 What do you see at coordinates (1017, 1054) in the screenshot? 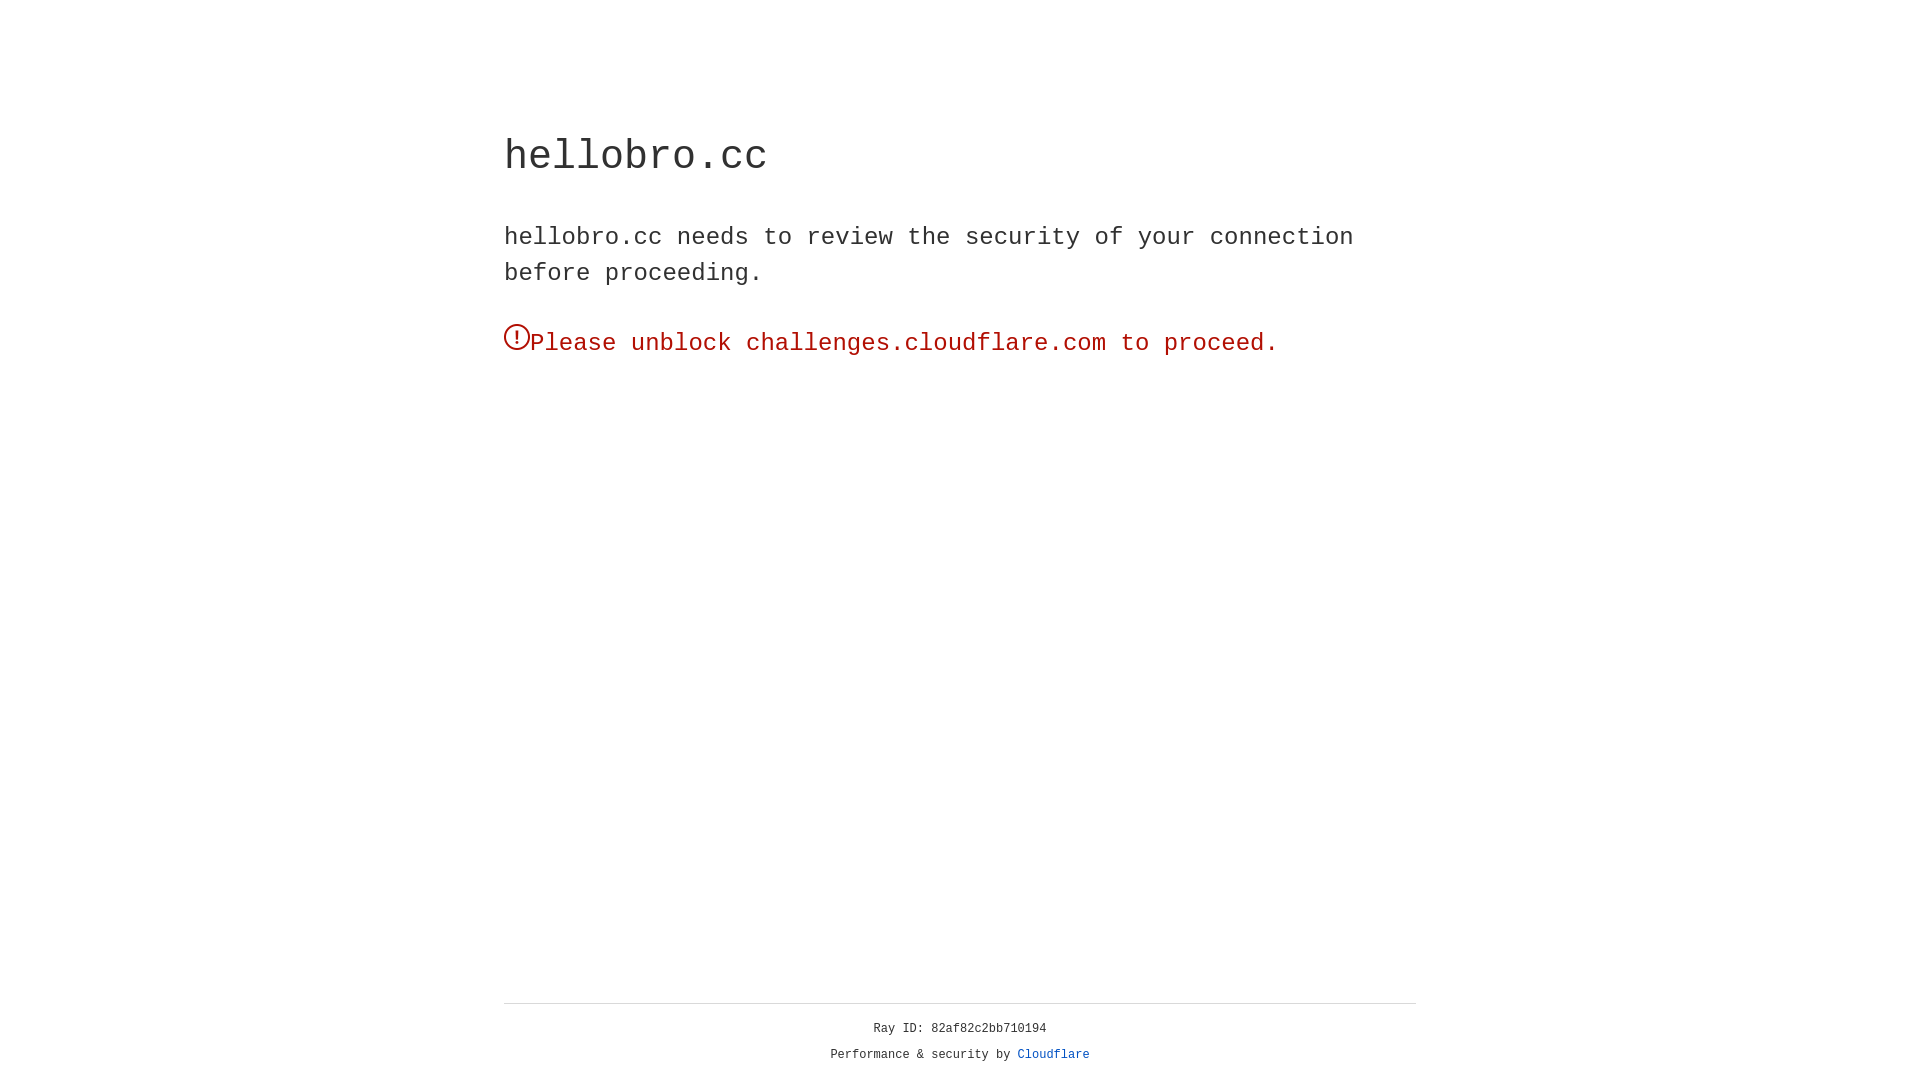
I see `'Cloudflare'` at bounding box center [1017, 1054].